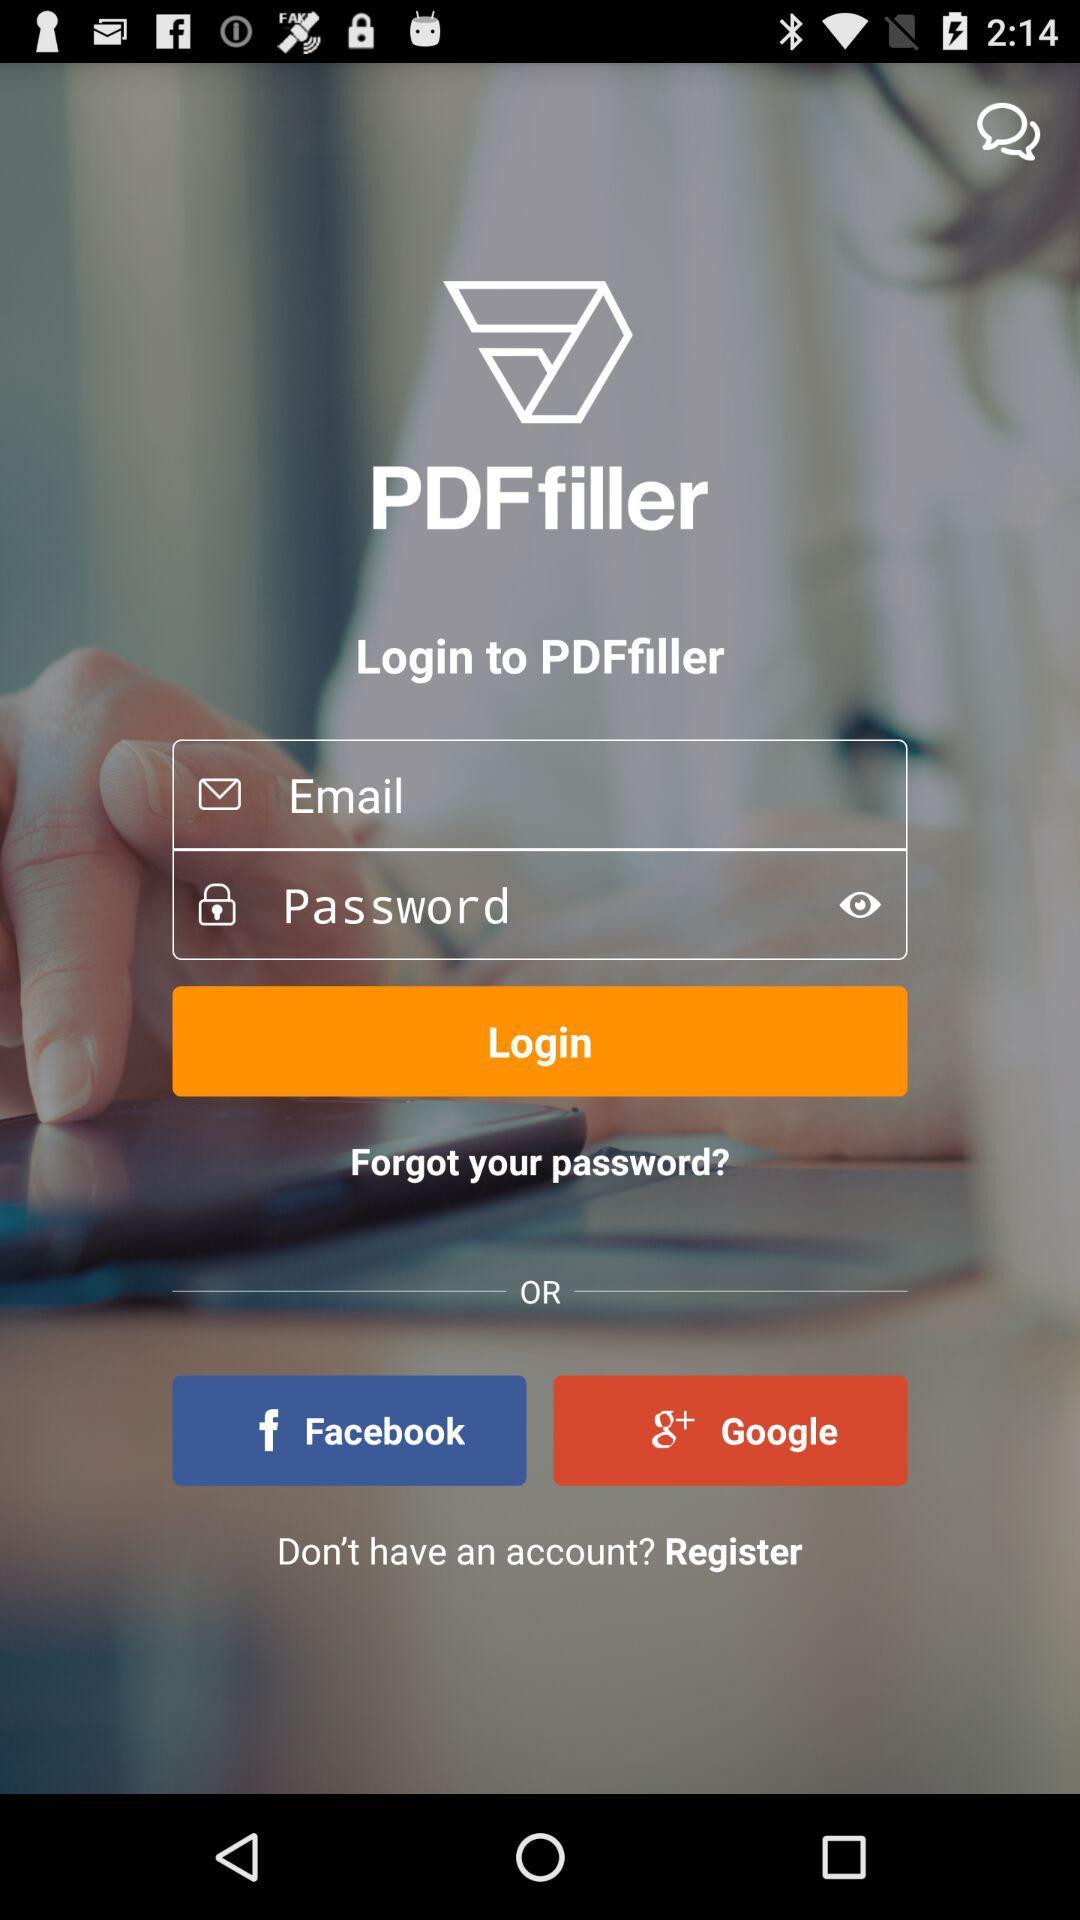 This screenshot has width=1080, height=1920. Describe the element at coordinates (523, 903) in the screenshot. I see `password textbox` at that location.